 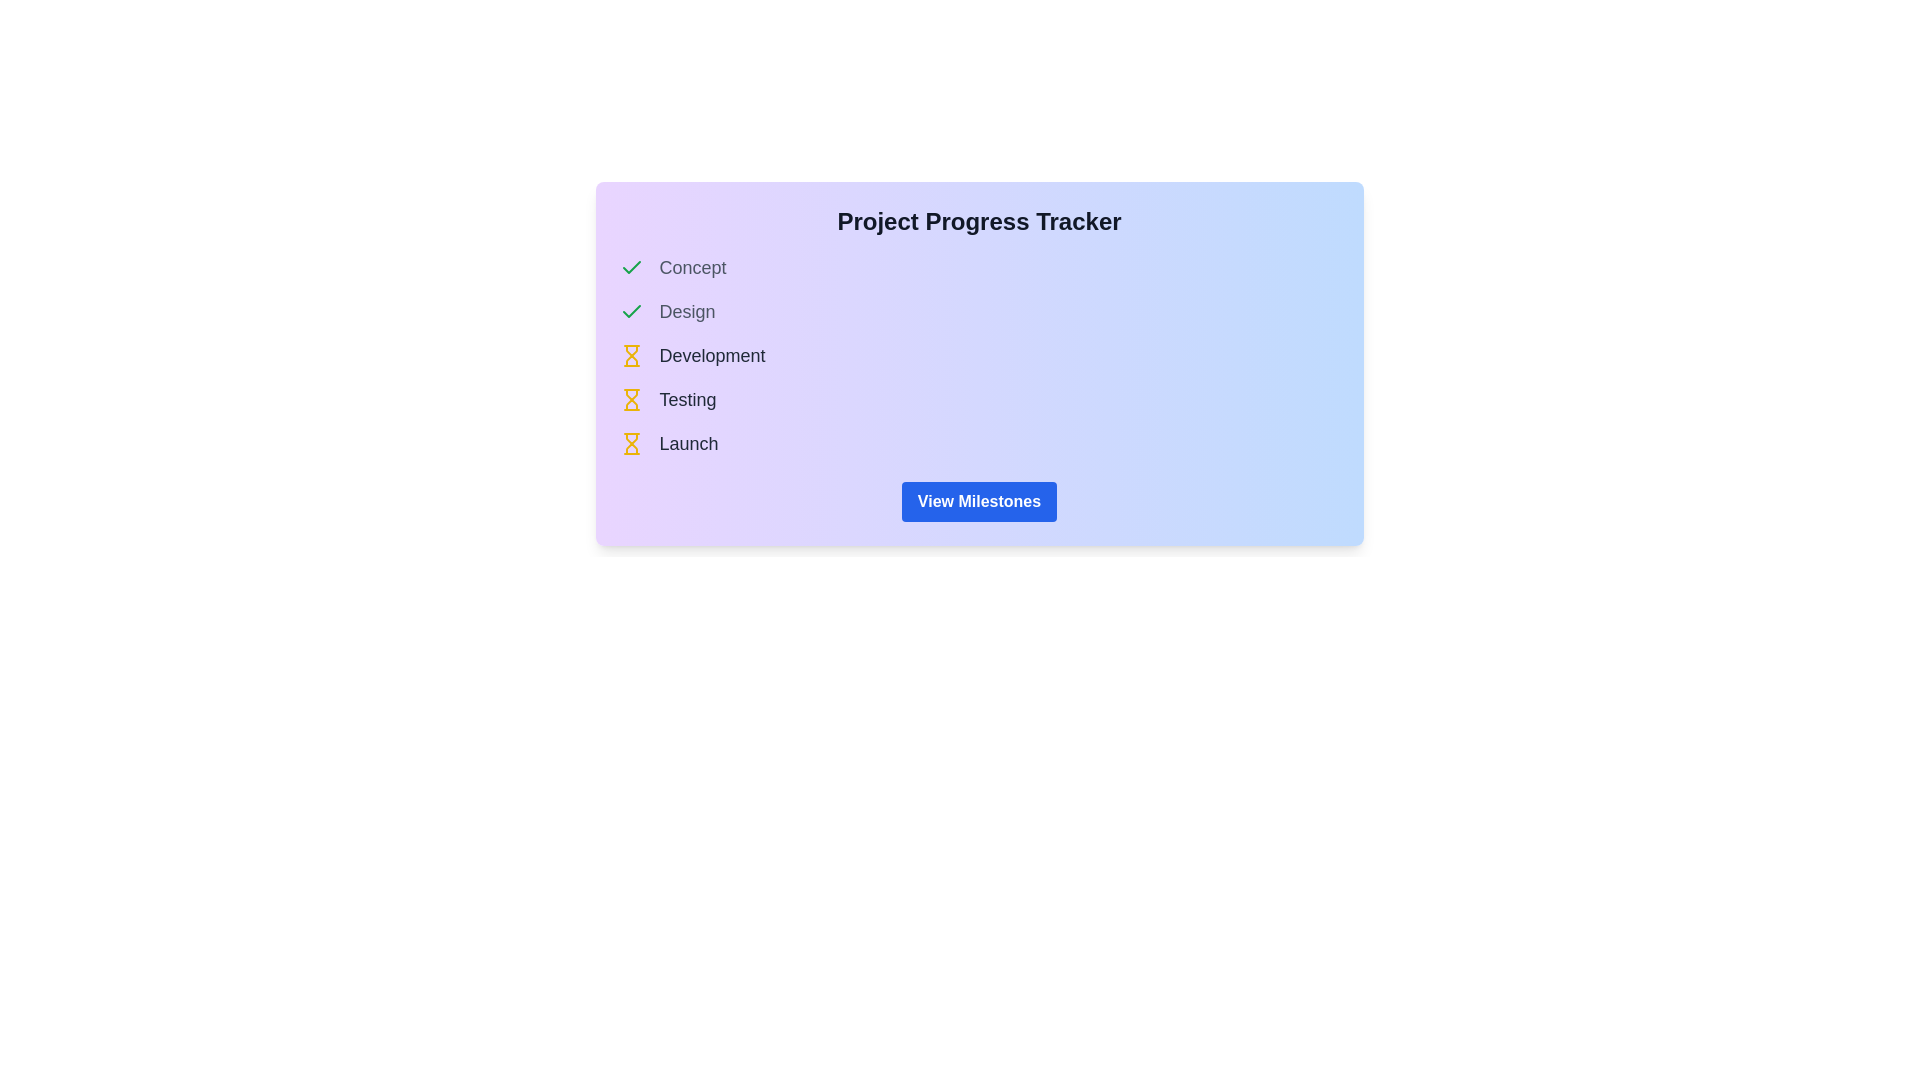 What do you see at coordinates (692, 266) in the screenshot?
I see `the text label reading 'Concept', styled in medium-weight, large-sized gray font, located near the top of the progress list, immediately to the right of a green checkmark icon` at bounding box center [692, 266].